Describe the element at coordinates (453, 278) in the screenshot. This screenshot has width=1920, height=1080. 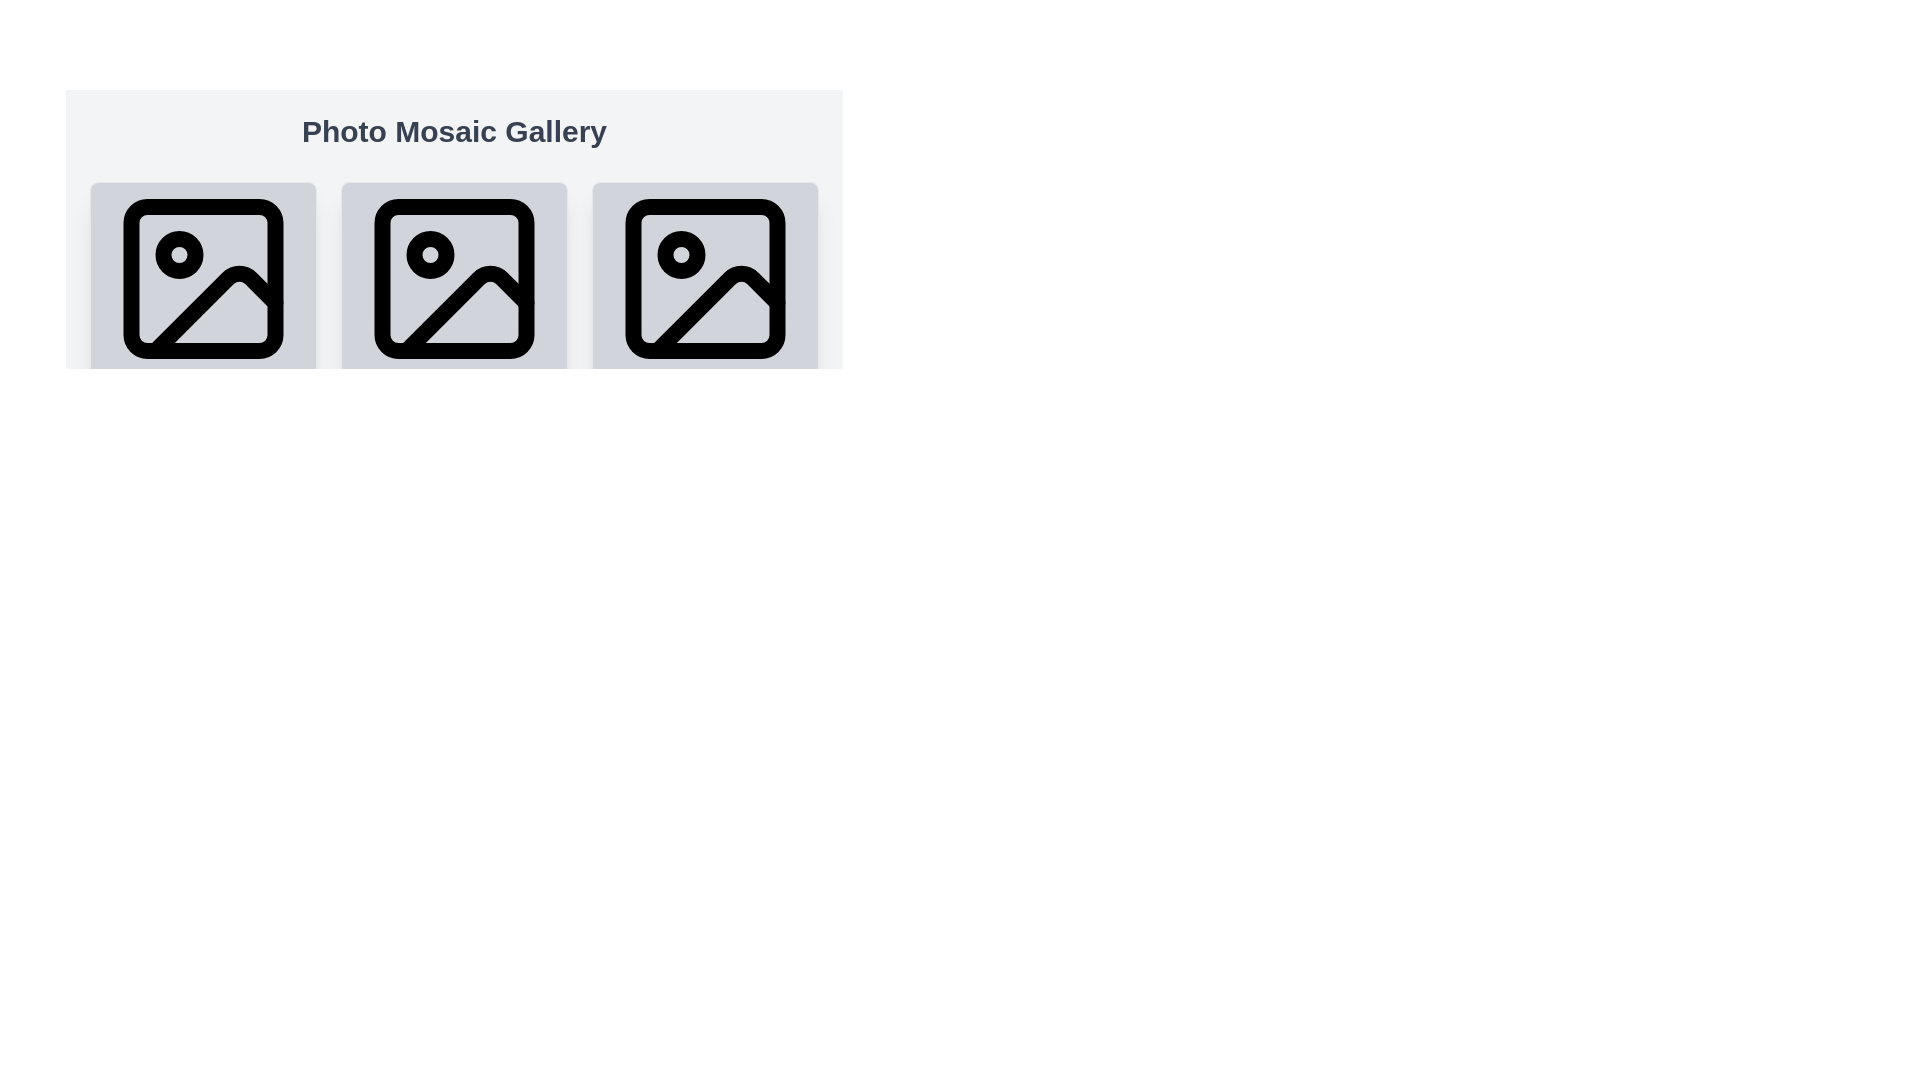
I see `the decorative shape within the SVG that serves as an embellishment for the image placeholder icon, located near the top-left corner of the bounding box` at that location.